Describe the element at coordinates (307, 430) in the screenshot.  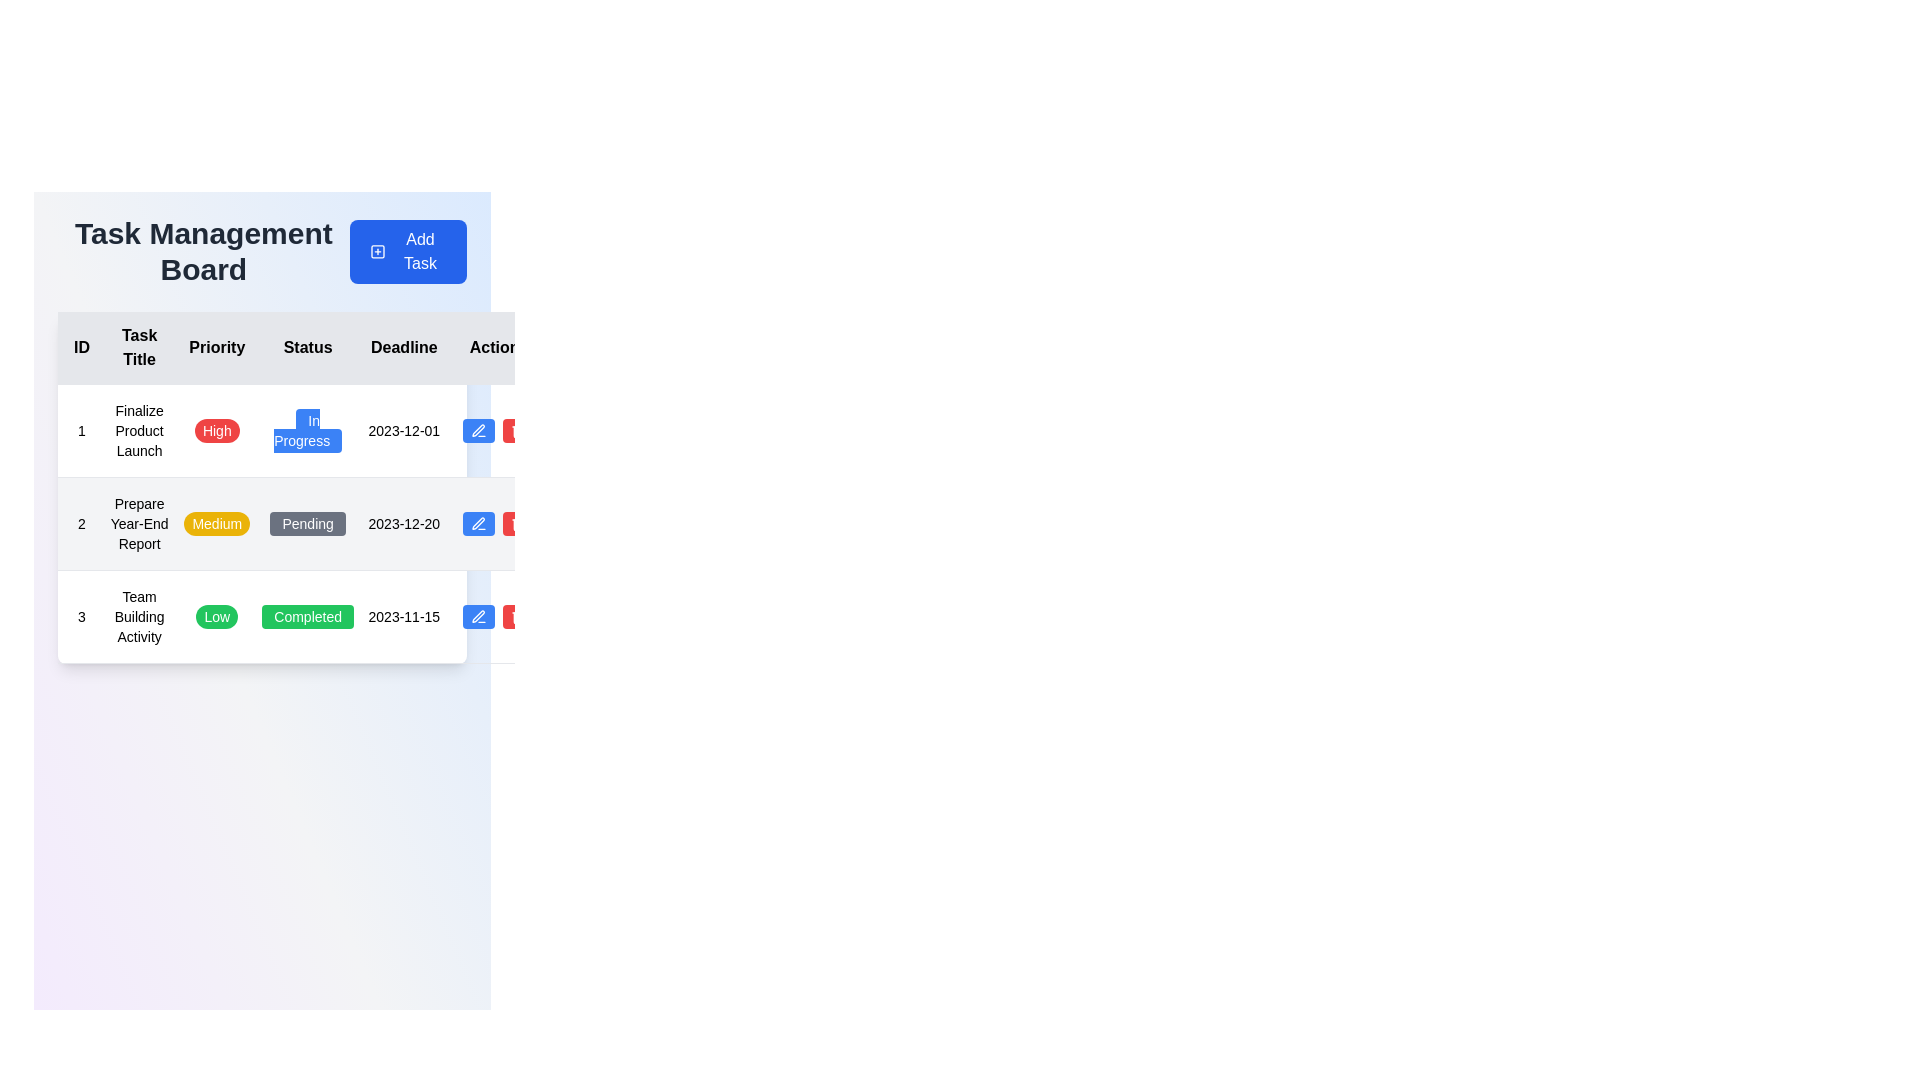
I see `the Status Badge in the 'Status' column of the first row in the task management table, which indicates that the associated task is currently in progress` at that location.